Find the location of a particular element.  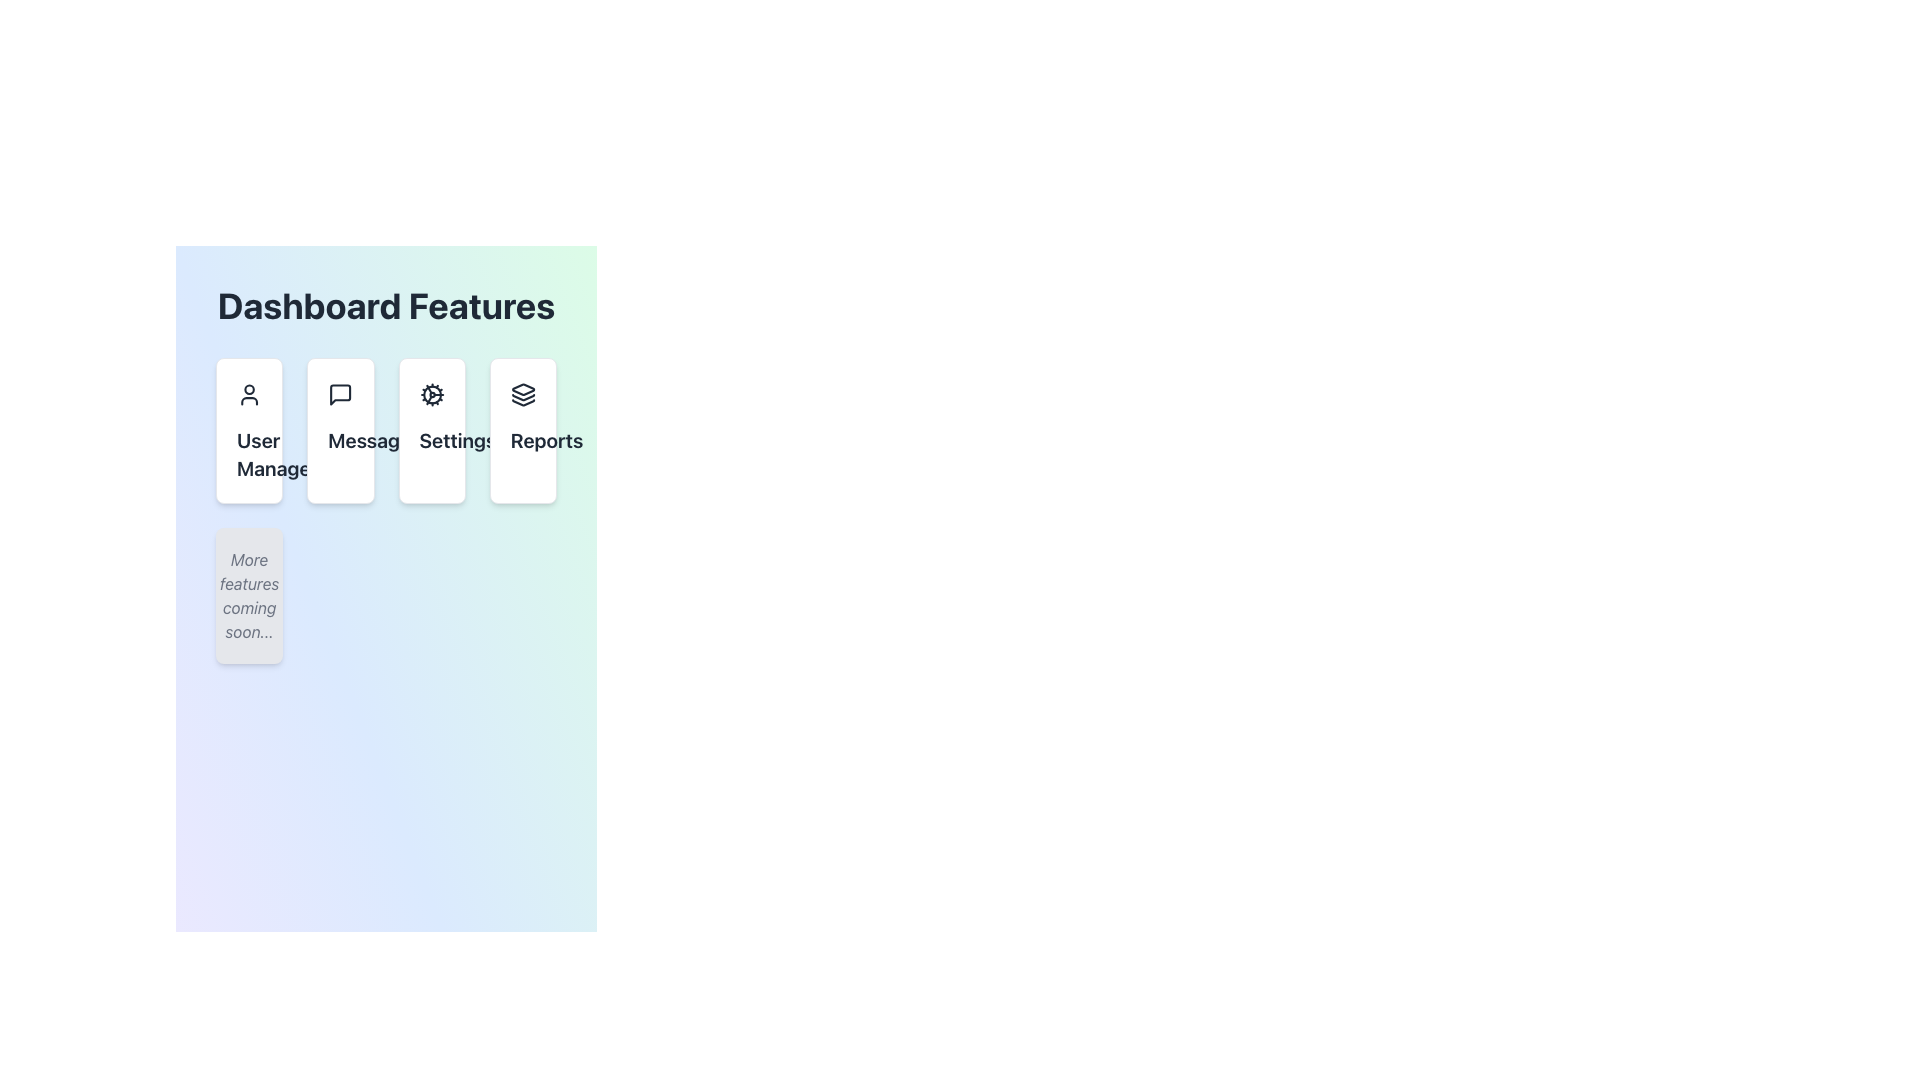

the informational label located beneath the feature tiles labeled 'User Management', 'Messages', 'Settings', and 'Reports' is located at coordinates (248, 595).